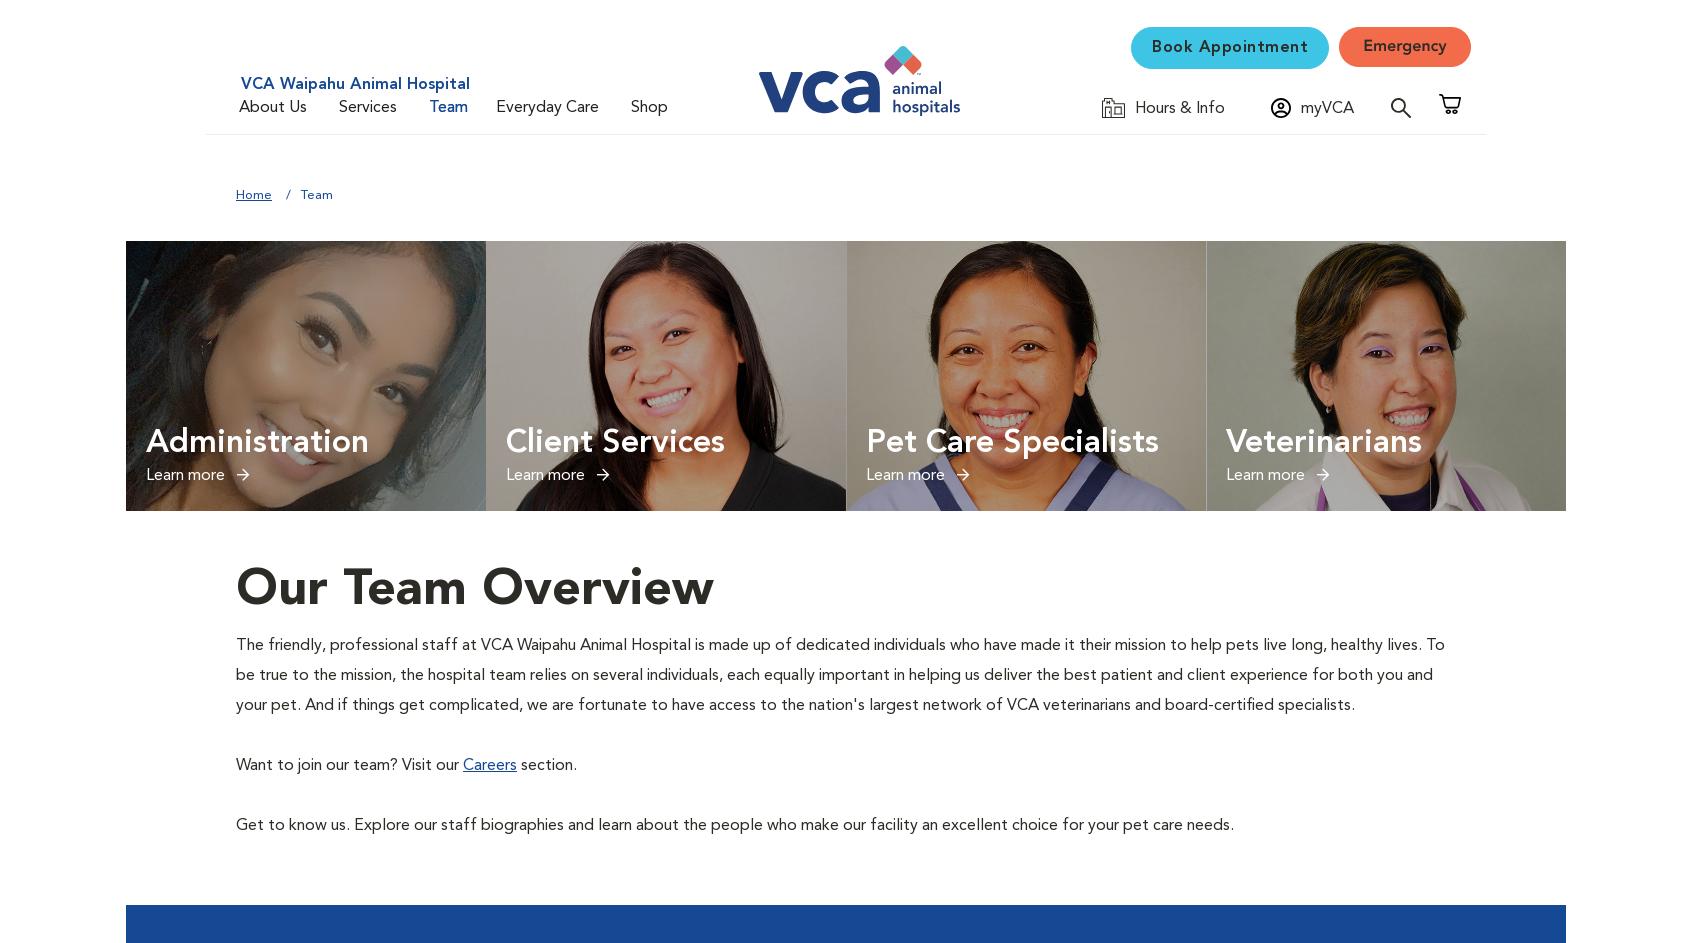 The width and height of the screenshot is (1692, 943). I want to click on 'Everyday Care', so click(547, 107).